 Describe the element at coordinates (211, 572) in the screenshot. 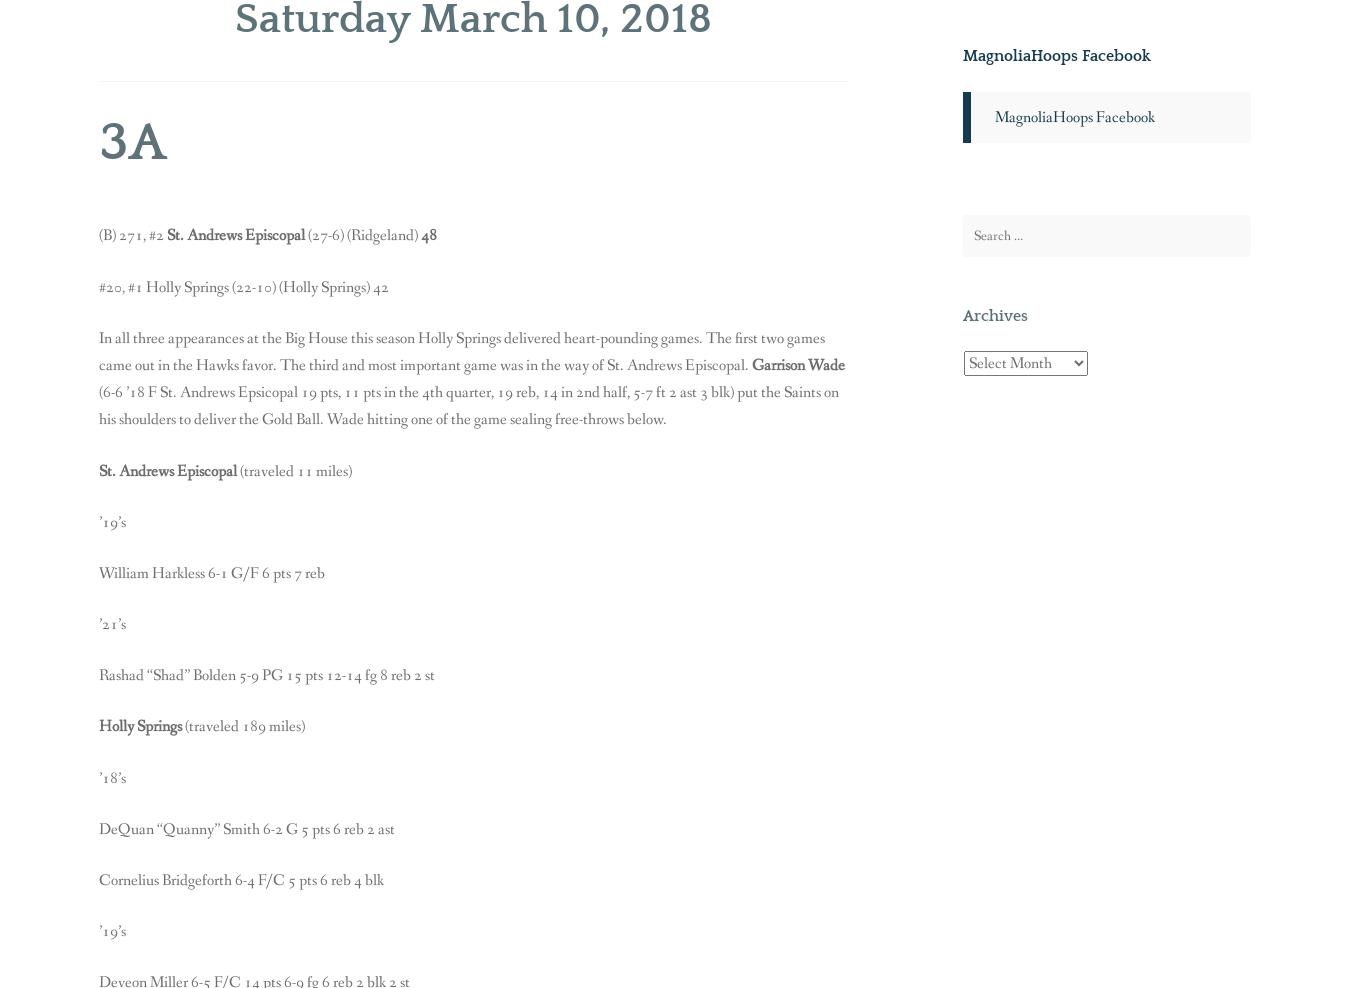

I see `'William Harkless 6-1 G/F 6 pts 7 reb'` at that location.